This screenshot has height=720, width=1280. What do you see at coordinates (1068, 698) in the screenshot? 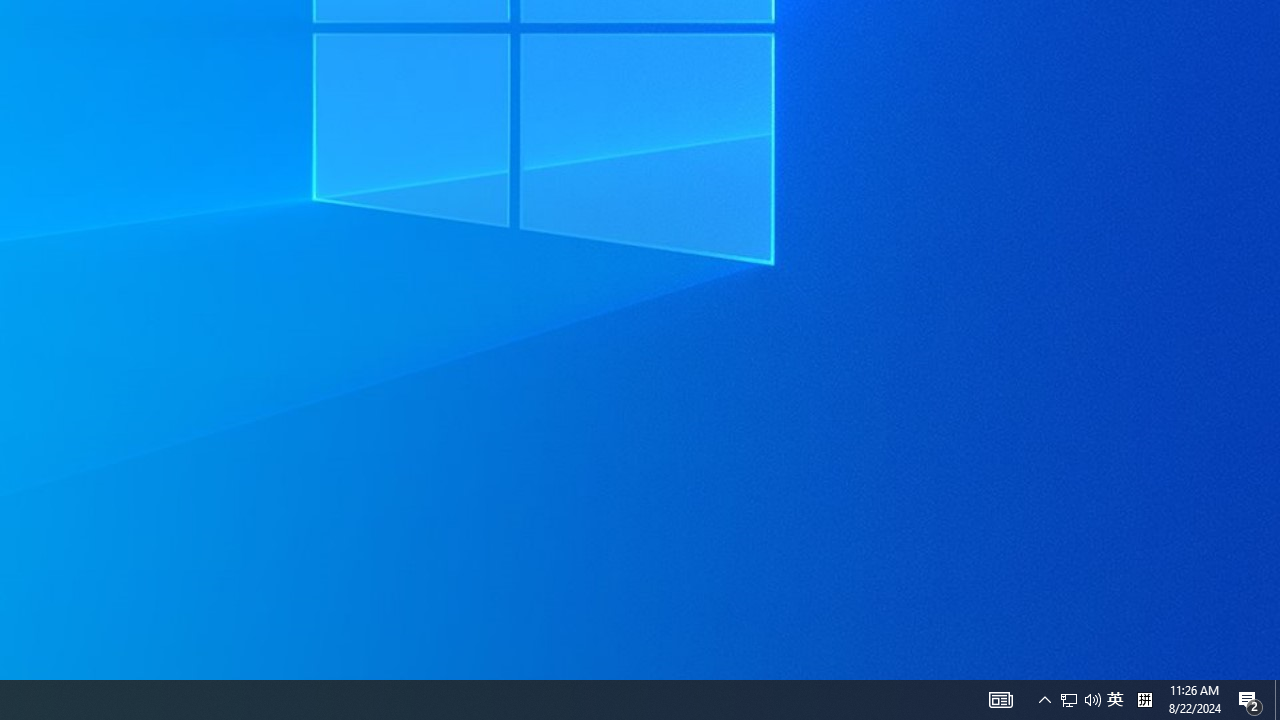
I see `'Q2790: 100%'` at bounding box center [1068, 698].